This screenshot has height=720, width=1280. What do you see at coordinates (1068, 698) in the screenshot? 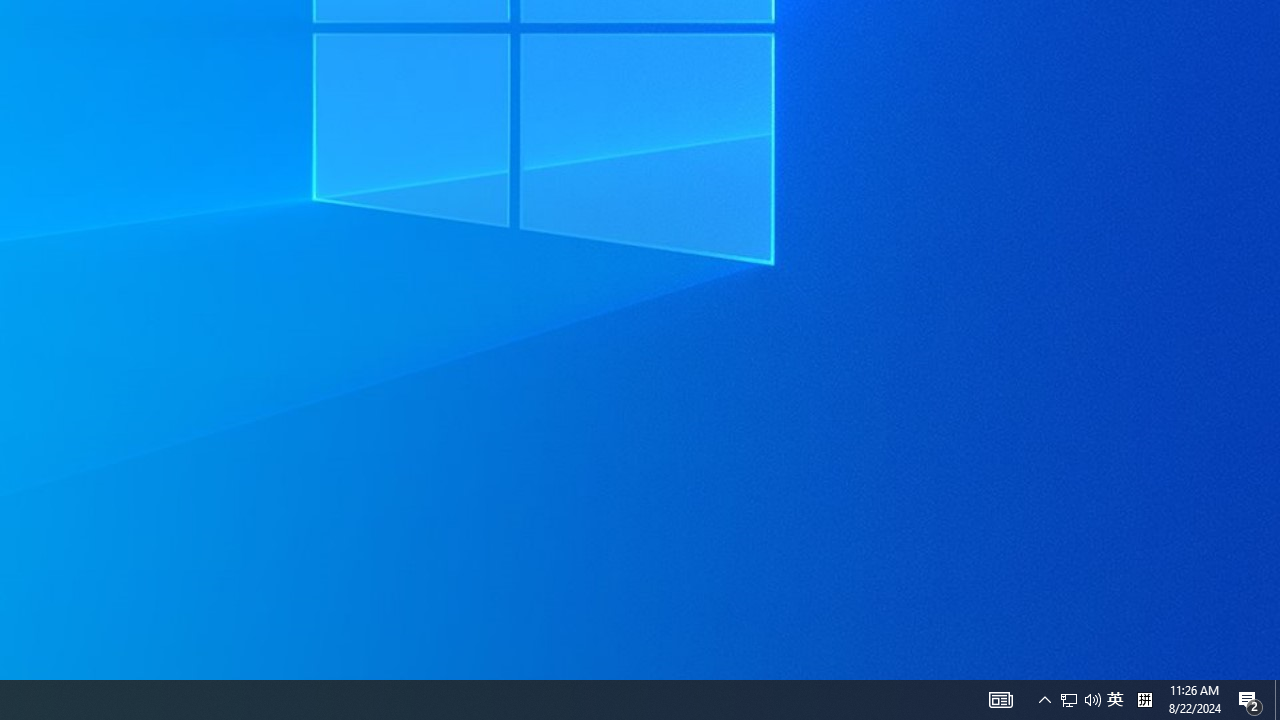
I see `'Q2790: 100%'` at bounding box center [1068, 698].